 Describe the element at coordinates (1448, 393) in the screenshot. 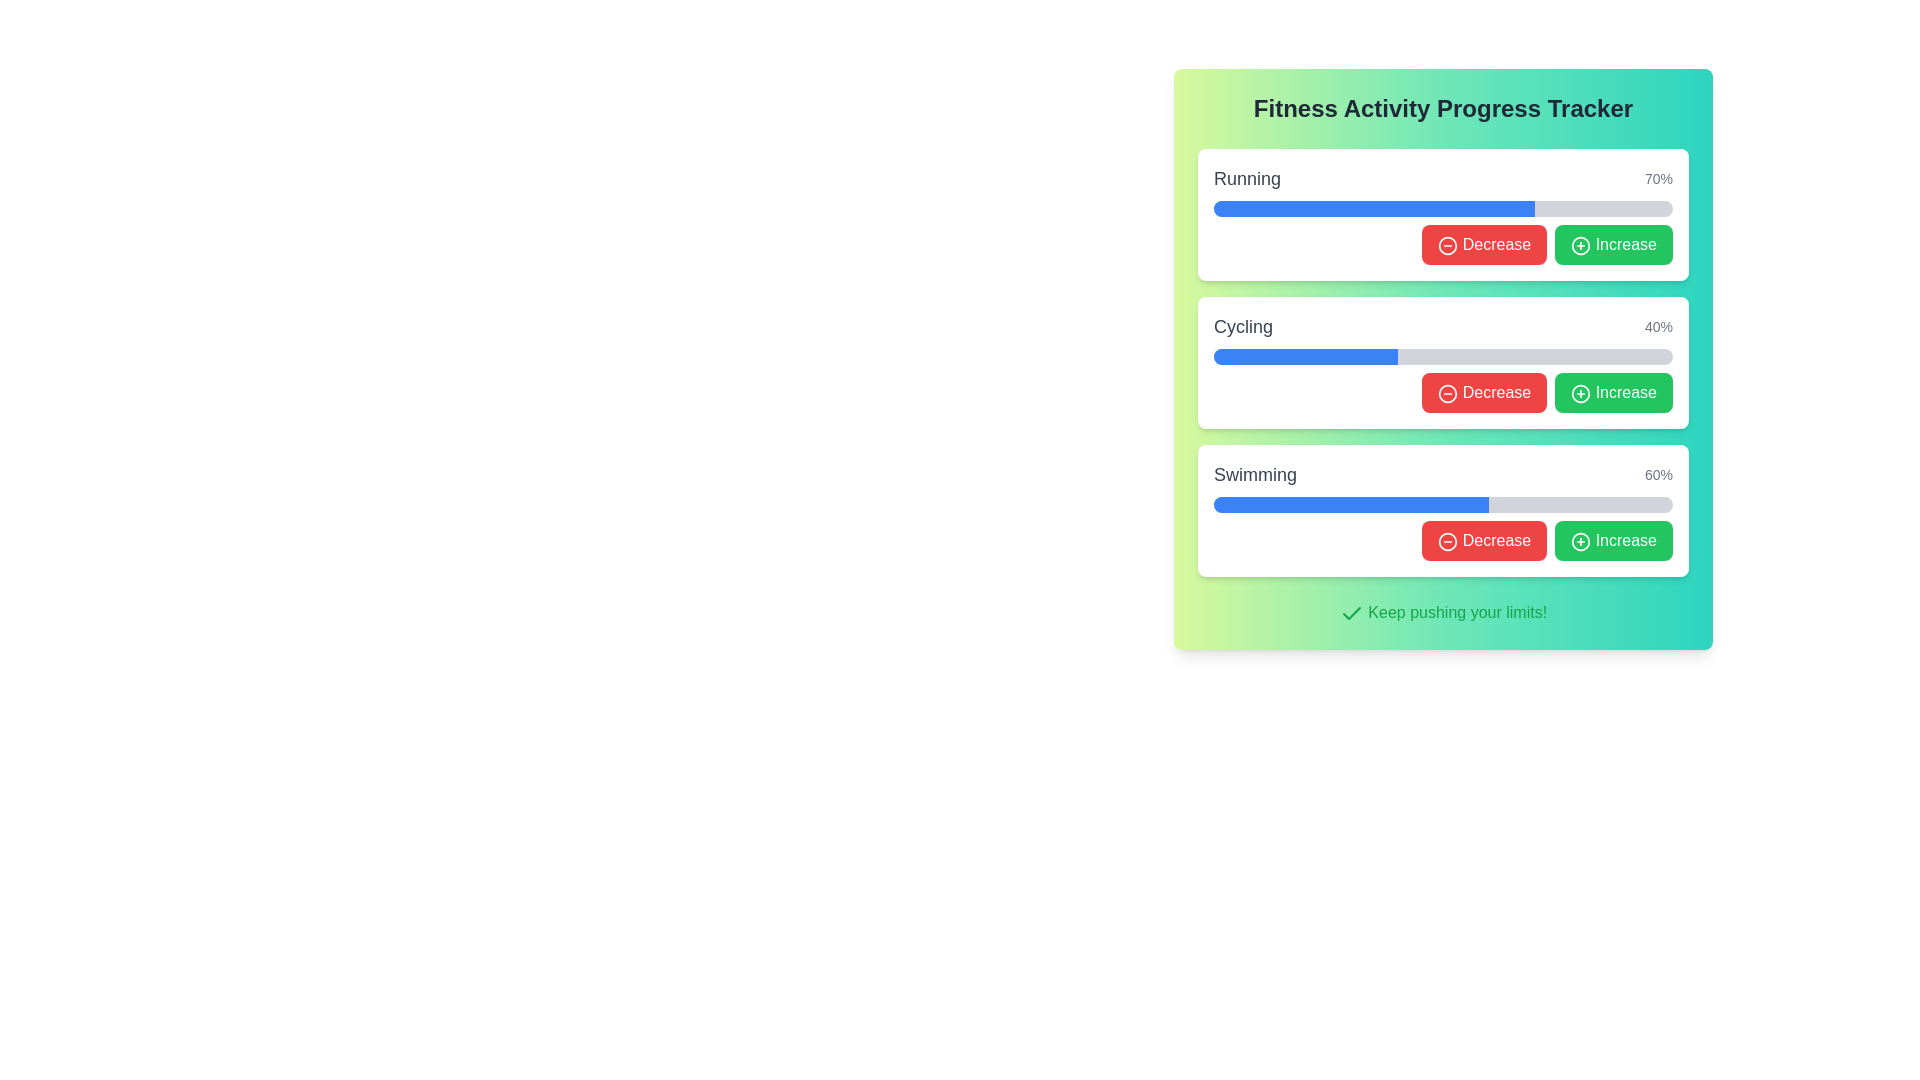

I see `the 'Decrease' button icon located to the right of the 'Cycling' progress bar, which symbolizes a decrease action` at that location.